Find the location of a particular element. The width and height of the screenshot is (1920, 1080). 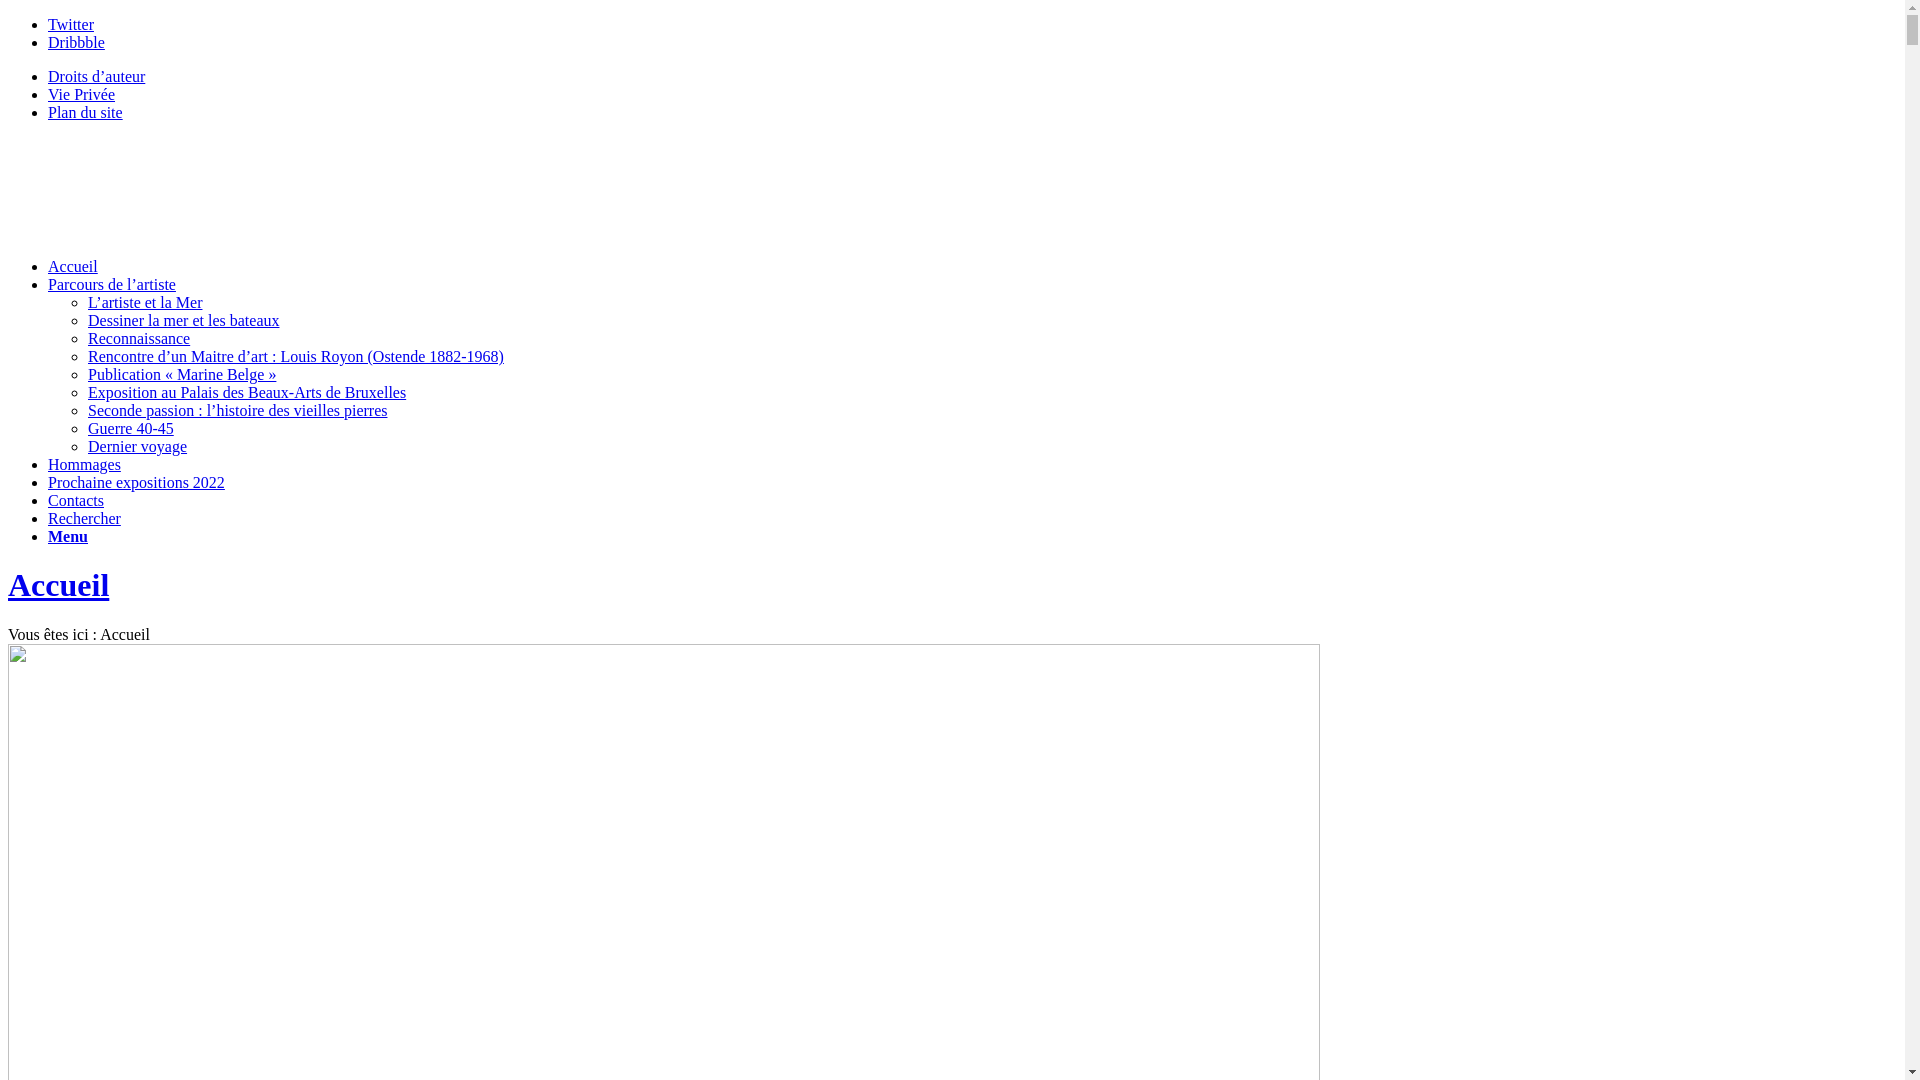

'Hommages' is located at coordinates (48, 464).